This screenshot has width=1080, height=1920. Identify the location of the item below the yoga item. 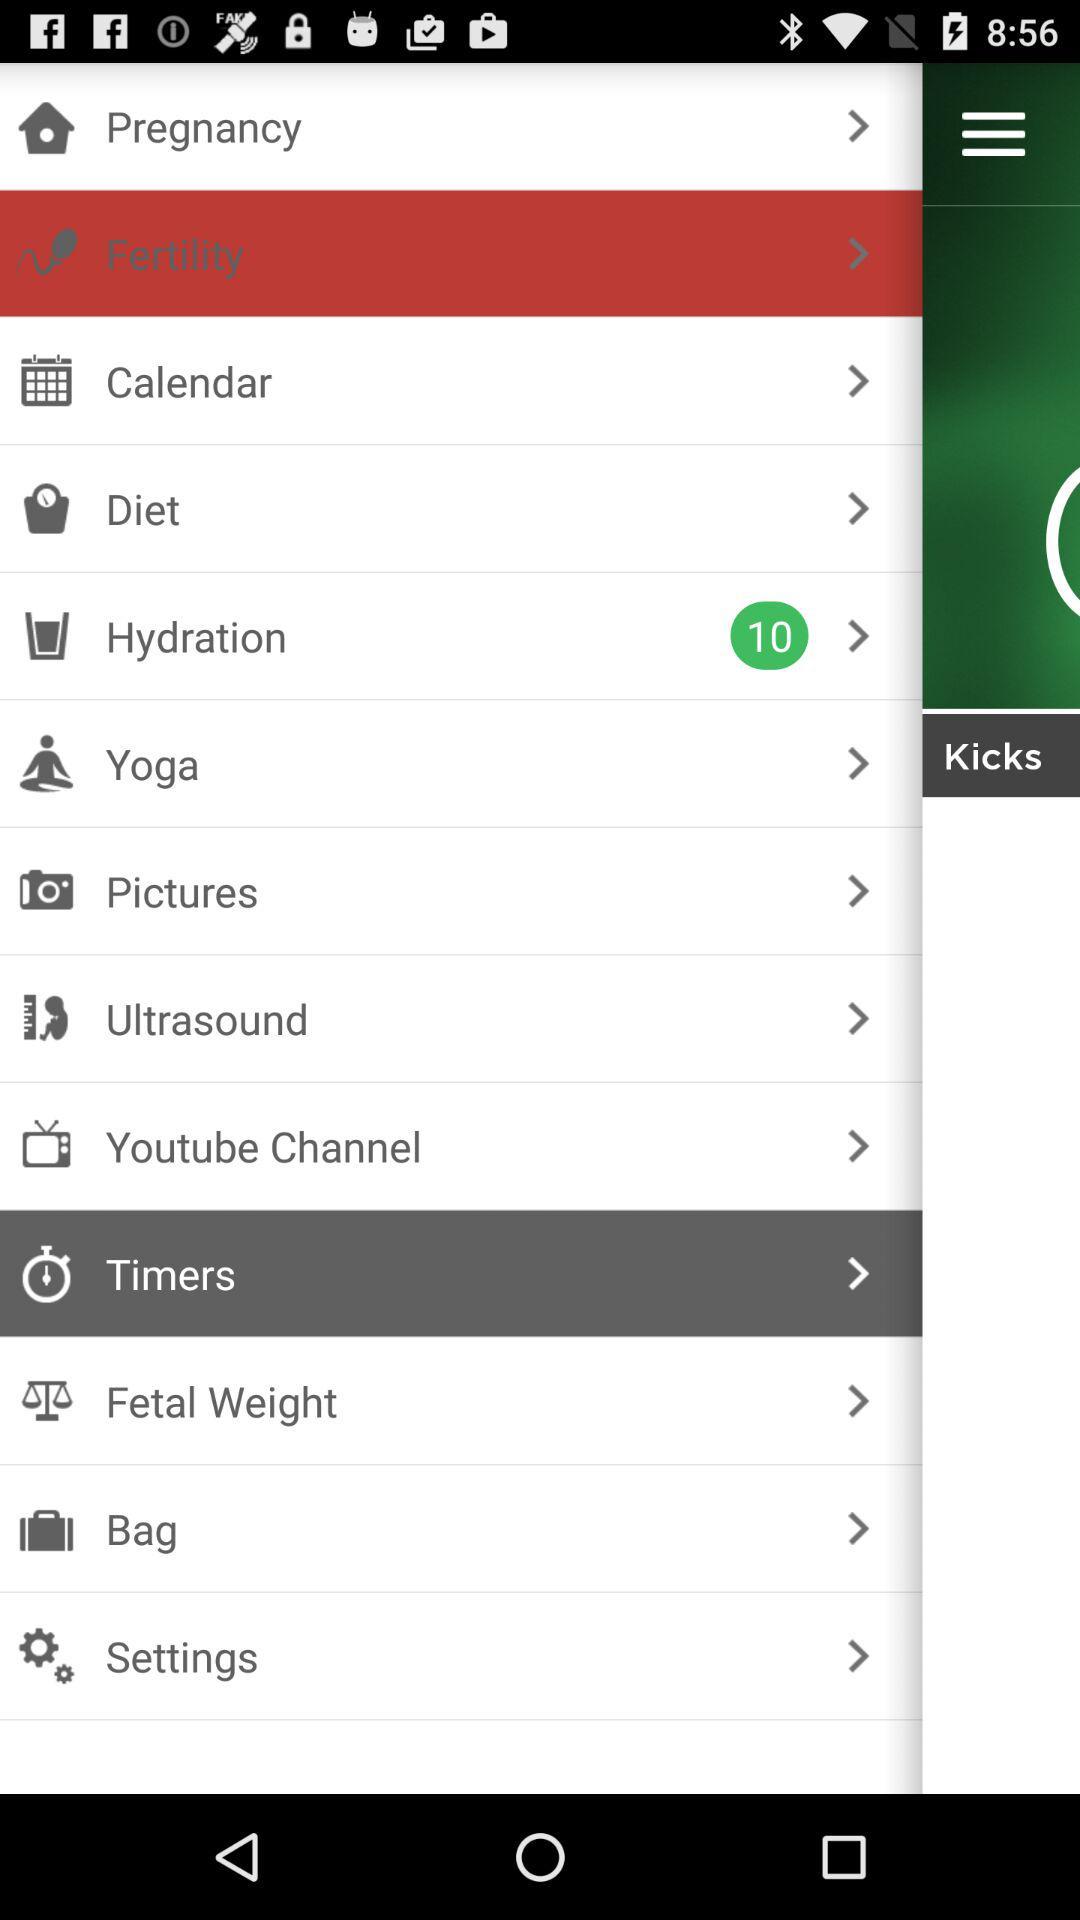
(457, 890).